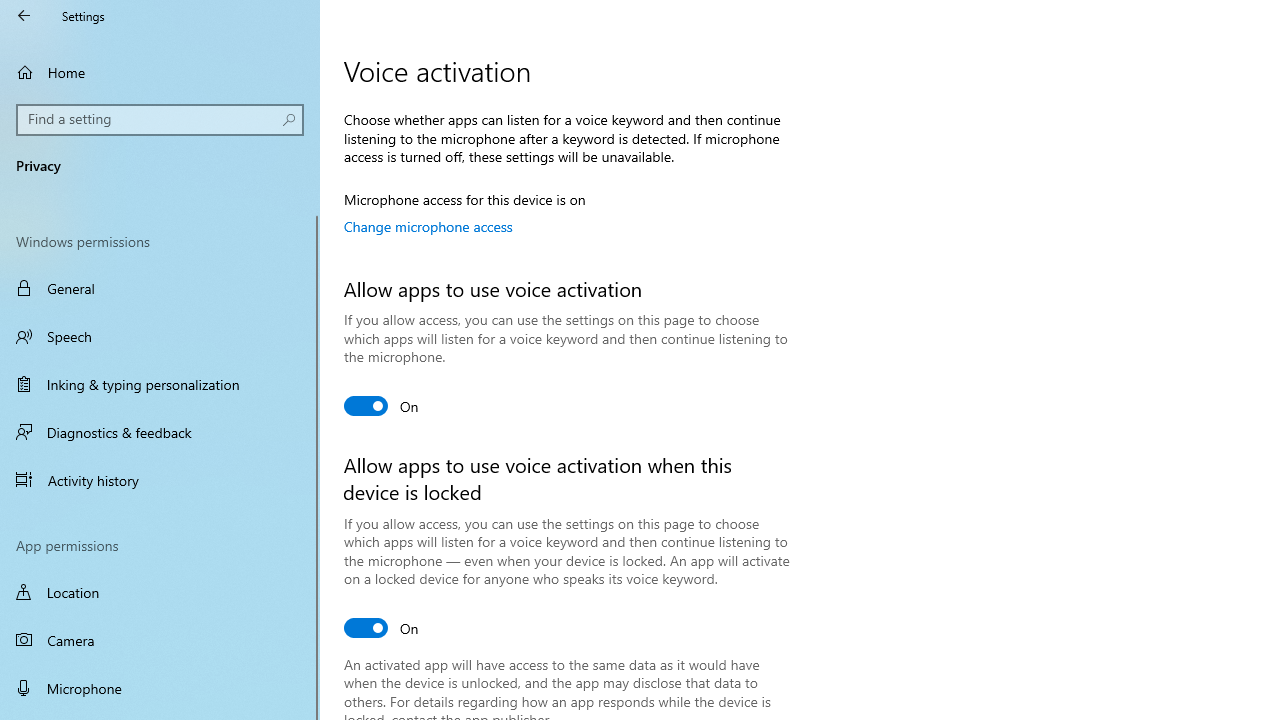 Image resolution: width=1280 pixels, height=720 pixels. What do you see at coordinates (160, 431) in the screenshot?
I see `'Diagnostics & feedback'` at bounding box center [160, 431].